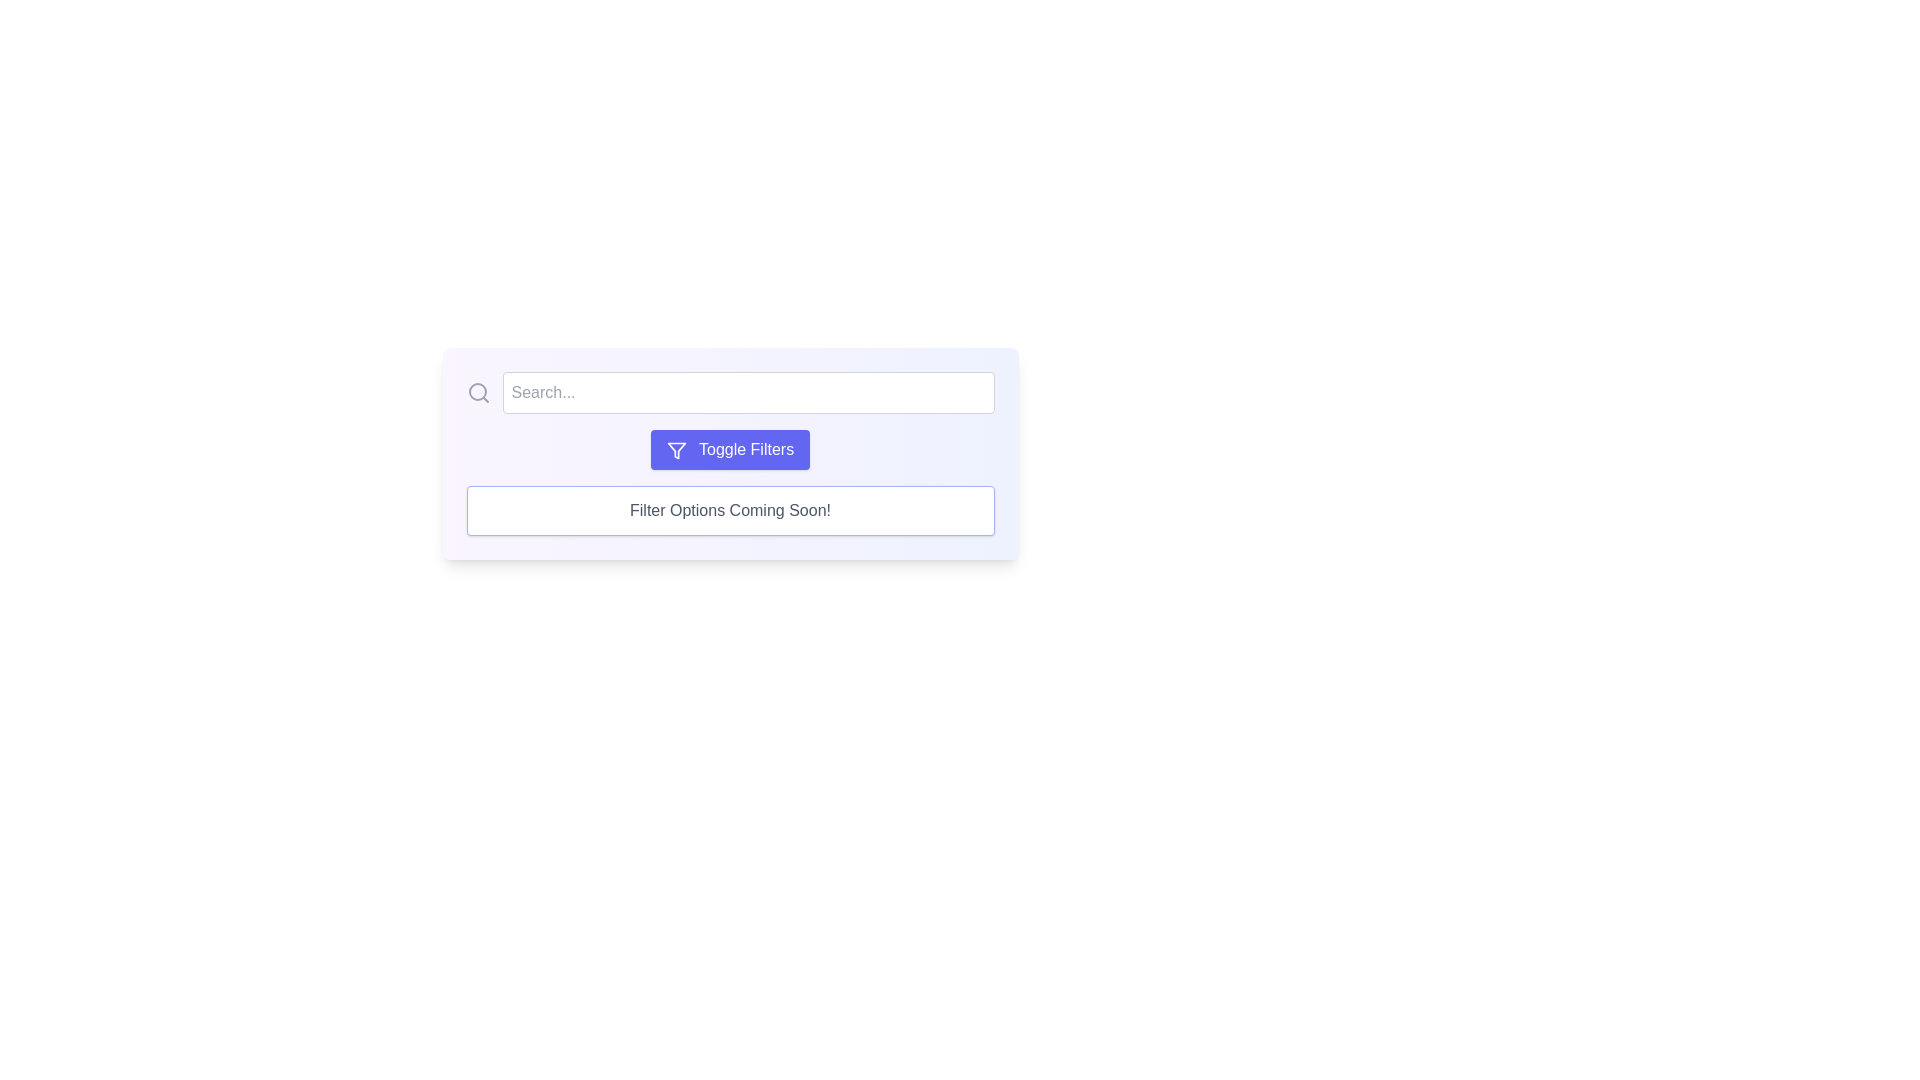 Image resolution: width=1920 pixels, height=1080 pixels. Describe the element at coordinates (729, 454) in the screenshot. I see `the 'Toggle Filters' button which is a rectangular button with a vibrant indigo background and white text, located centrally in its section above a description text box` at that location.